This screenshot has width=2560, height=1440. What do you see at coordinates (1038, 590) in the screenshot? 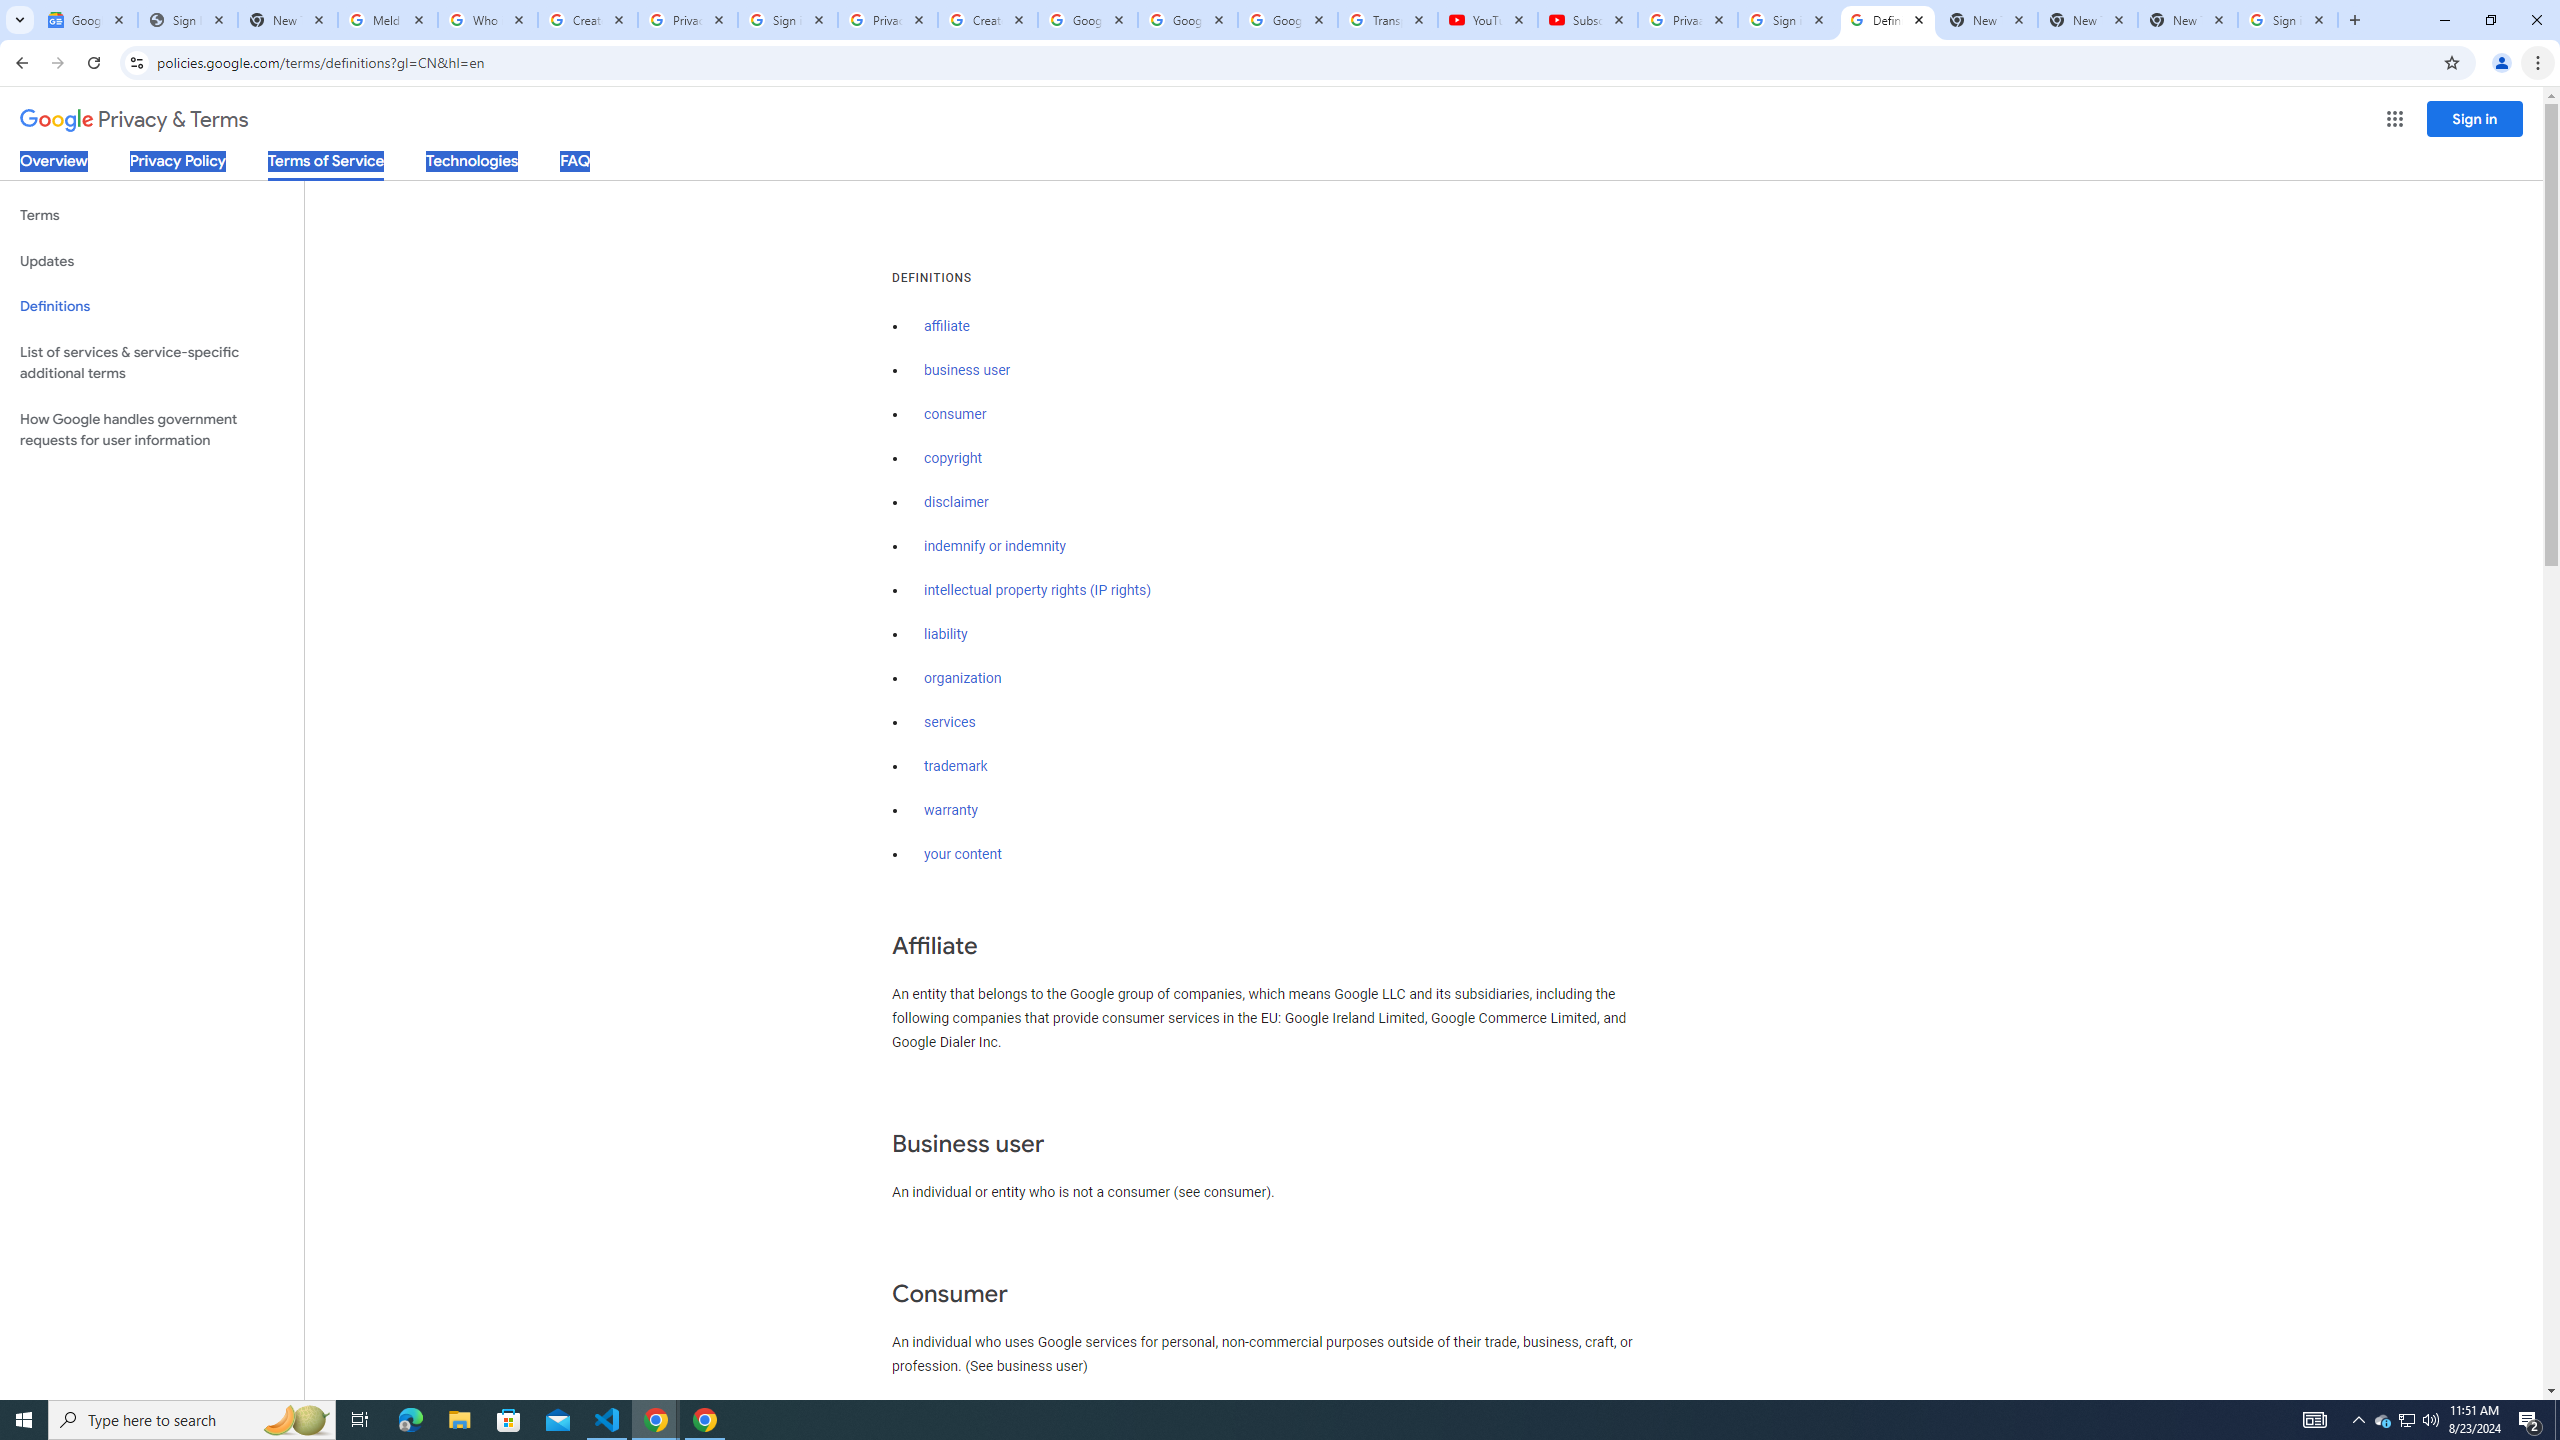
I see `'intellectual property rights (IP rights)'` at bounding box center [1038, 590].